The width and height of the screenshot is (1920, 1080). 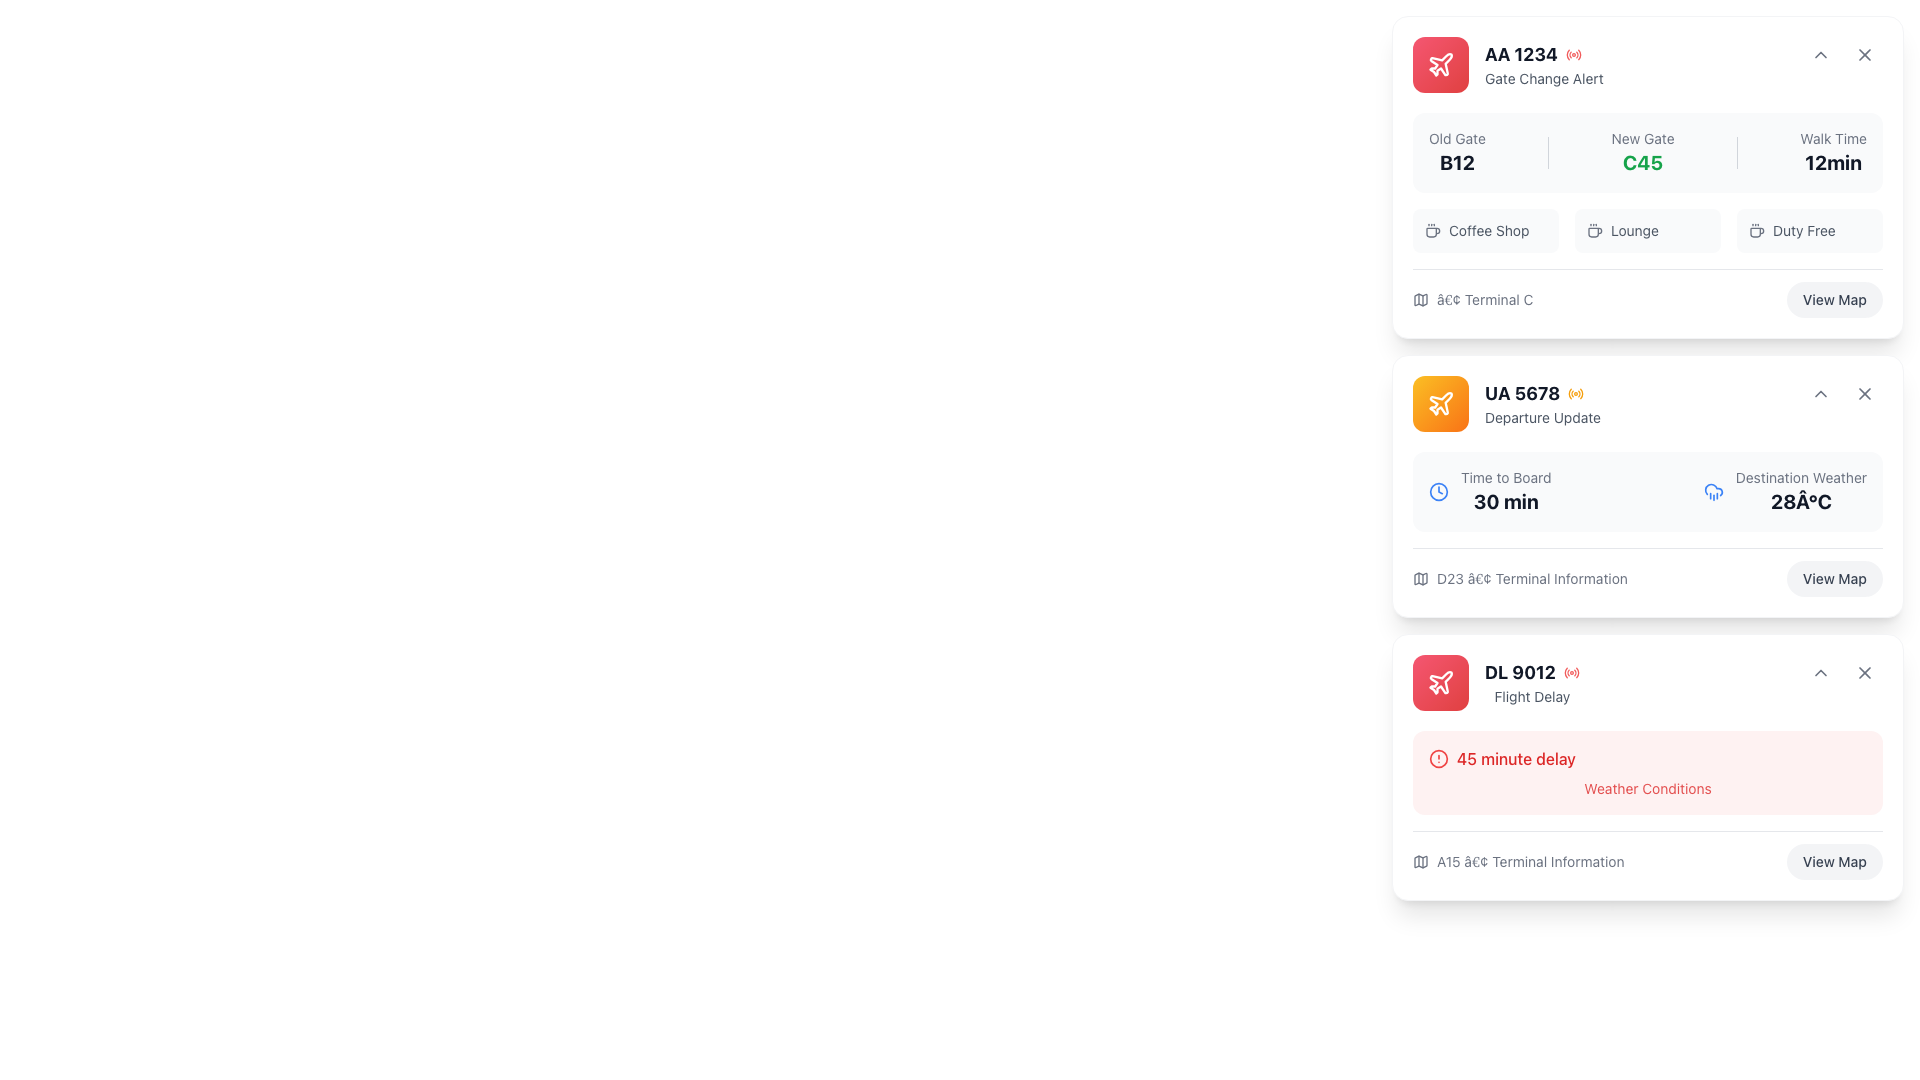 I want to click on the 'X' icon in the top-right corner of the second card, so click(x=1864, y=393).